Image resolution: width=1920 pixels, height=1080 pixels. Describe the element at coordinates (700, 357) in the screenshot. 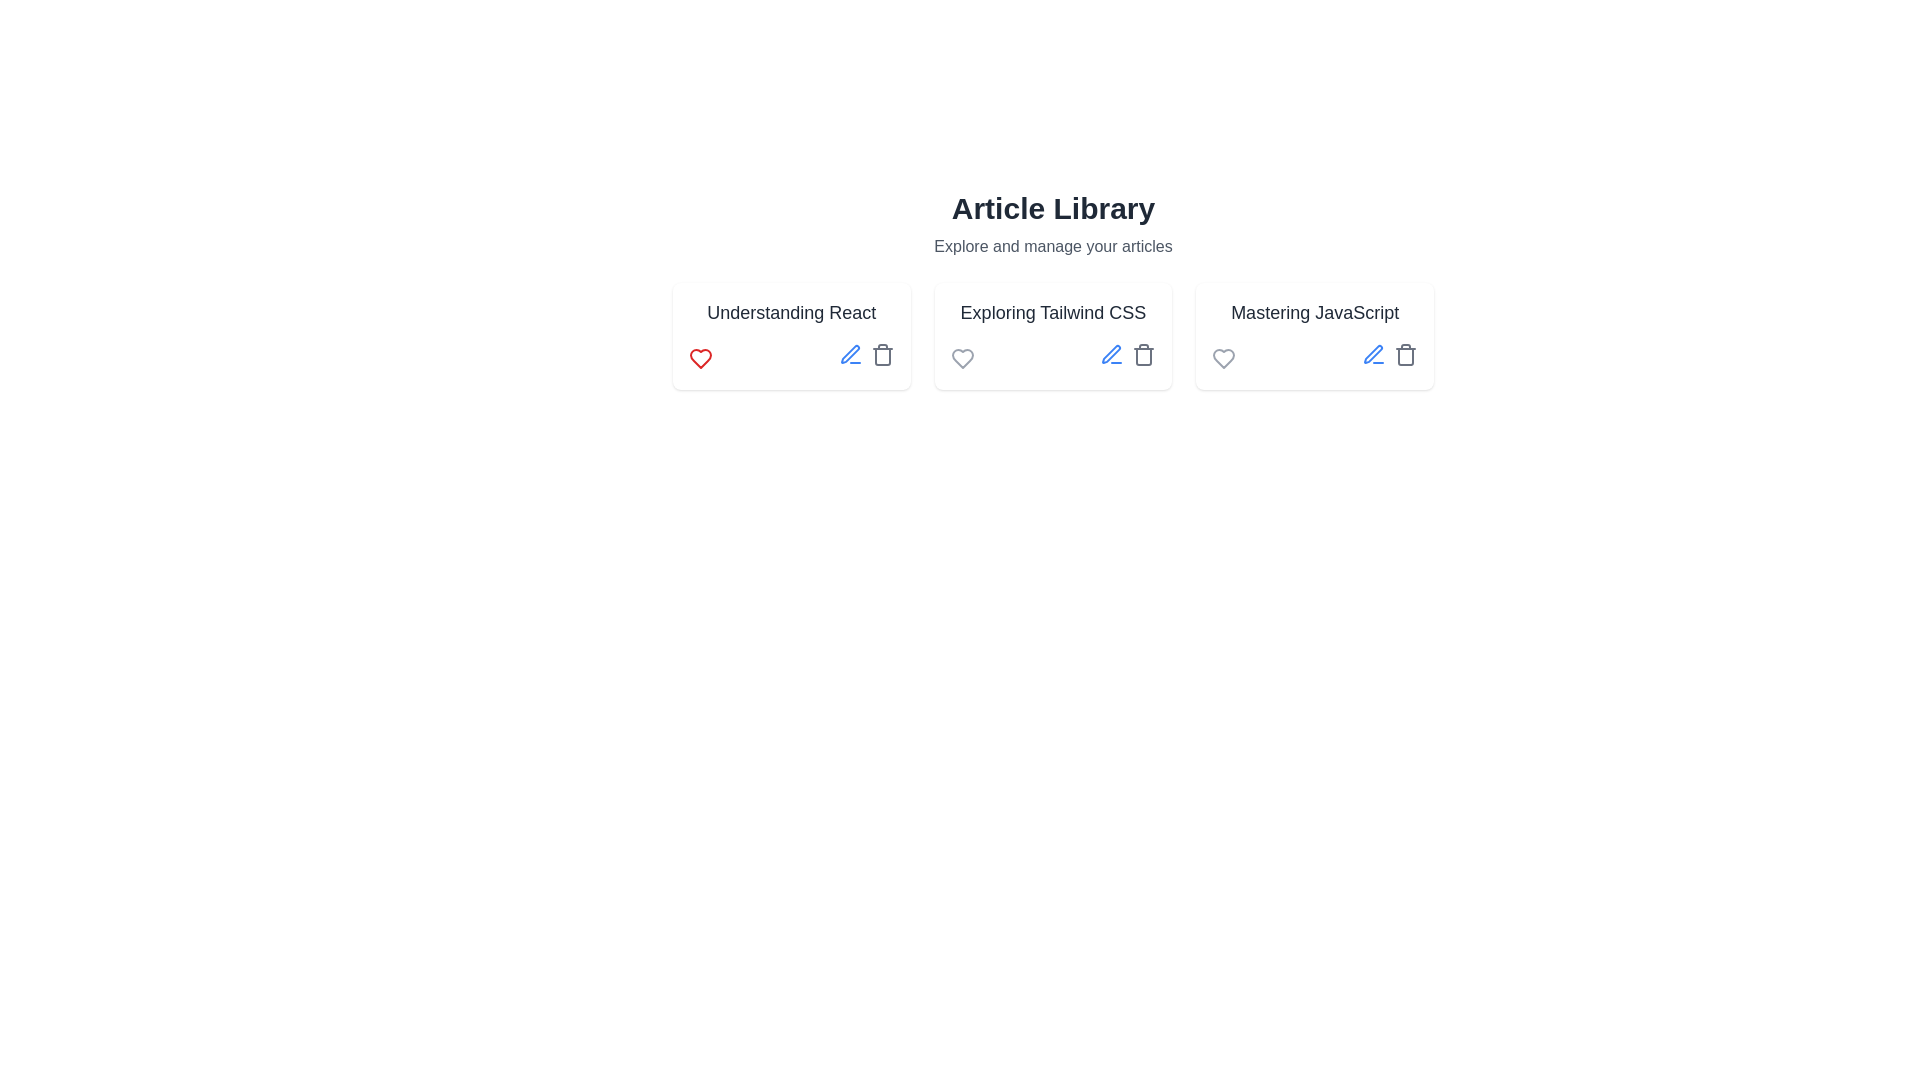

I see `the 'like' icon located at the lower-left part of the 'Understanding React' card` at that location.